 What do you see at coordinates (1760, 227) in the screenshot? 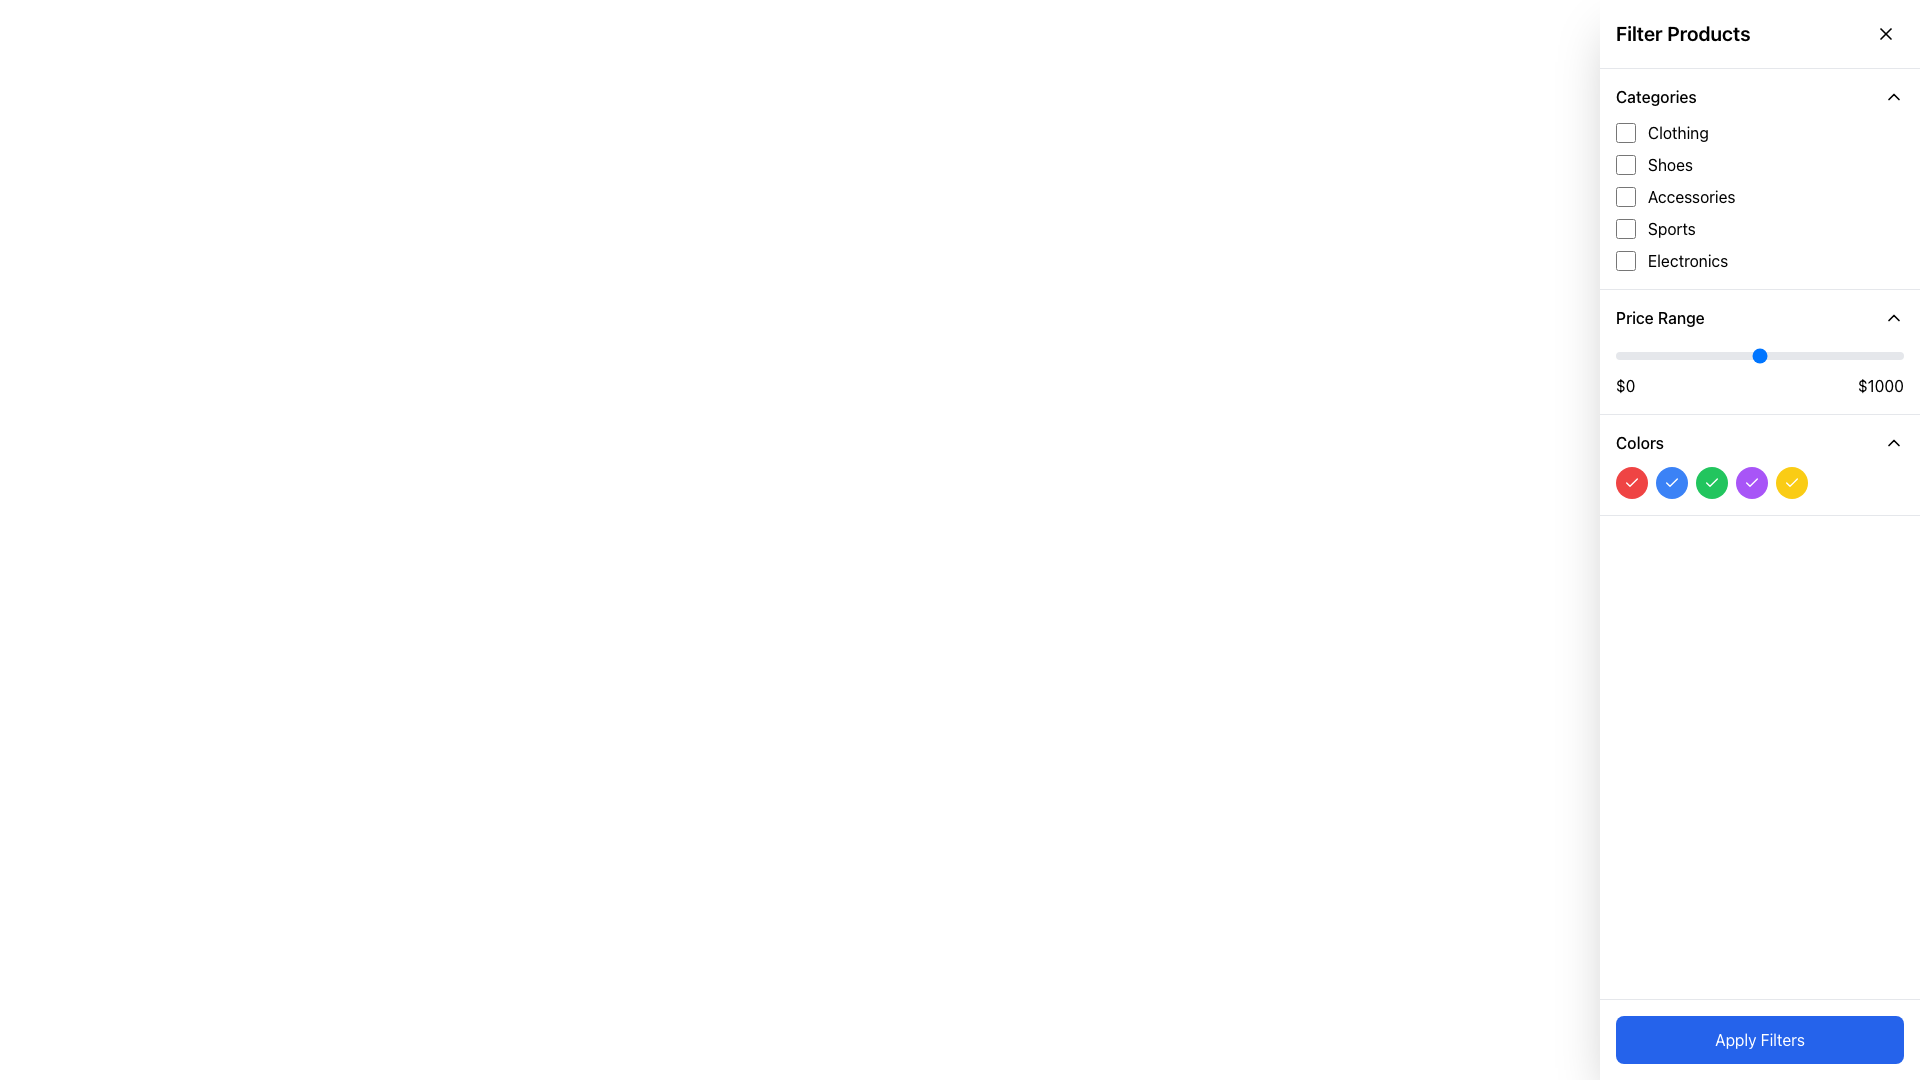
I see `the checkbox labeled 'Sports'` at bounding box center [1760, 227].